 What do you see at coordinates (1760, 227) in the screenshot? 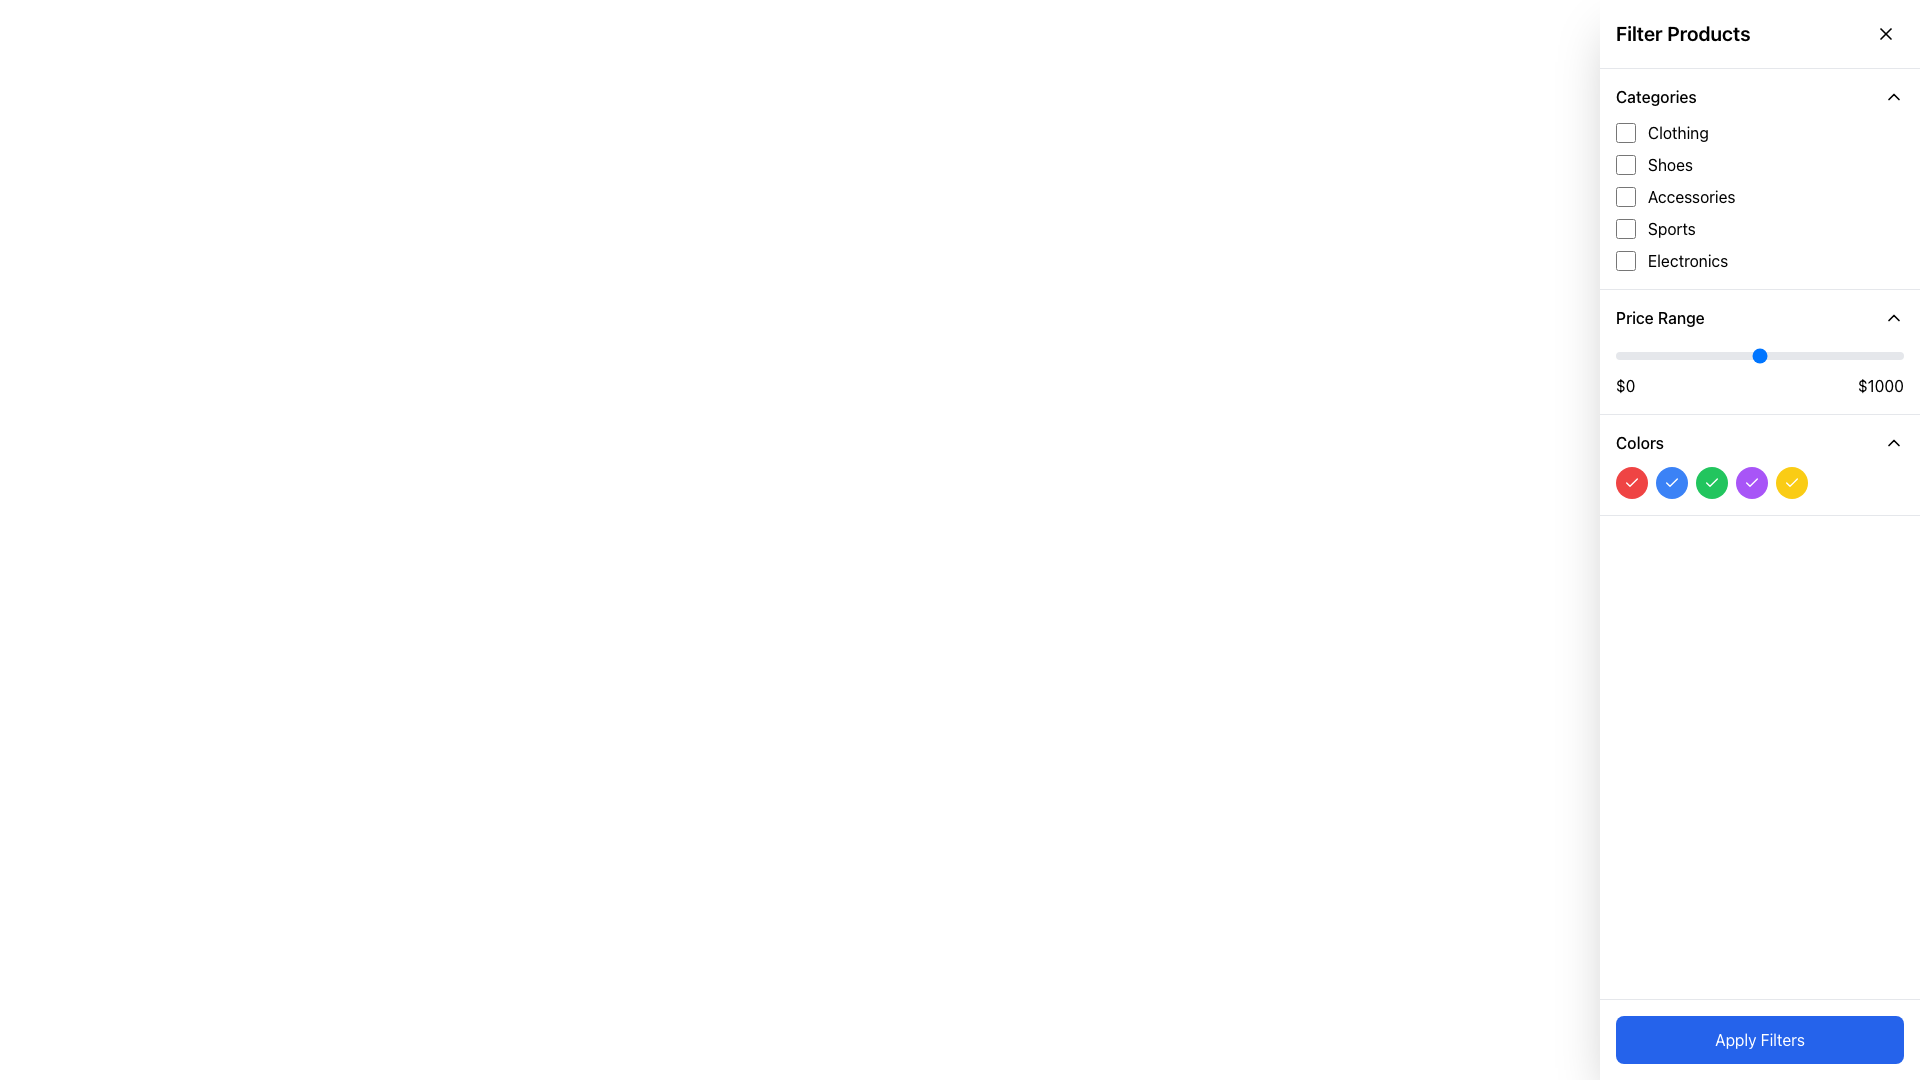
I see `the checkbox labeled 'Sports'` at bounding box center [1760, 227].